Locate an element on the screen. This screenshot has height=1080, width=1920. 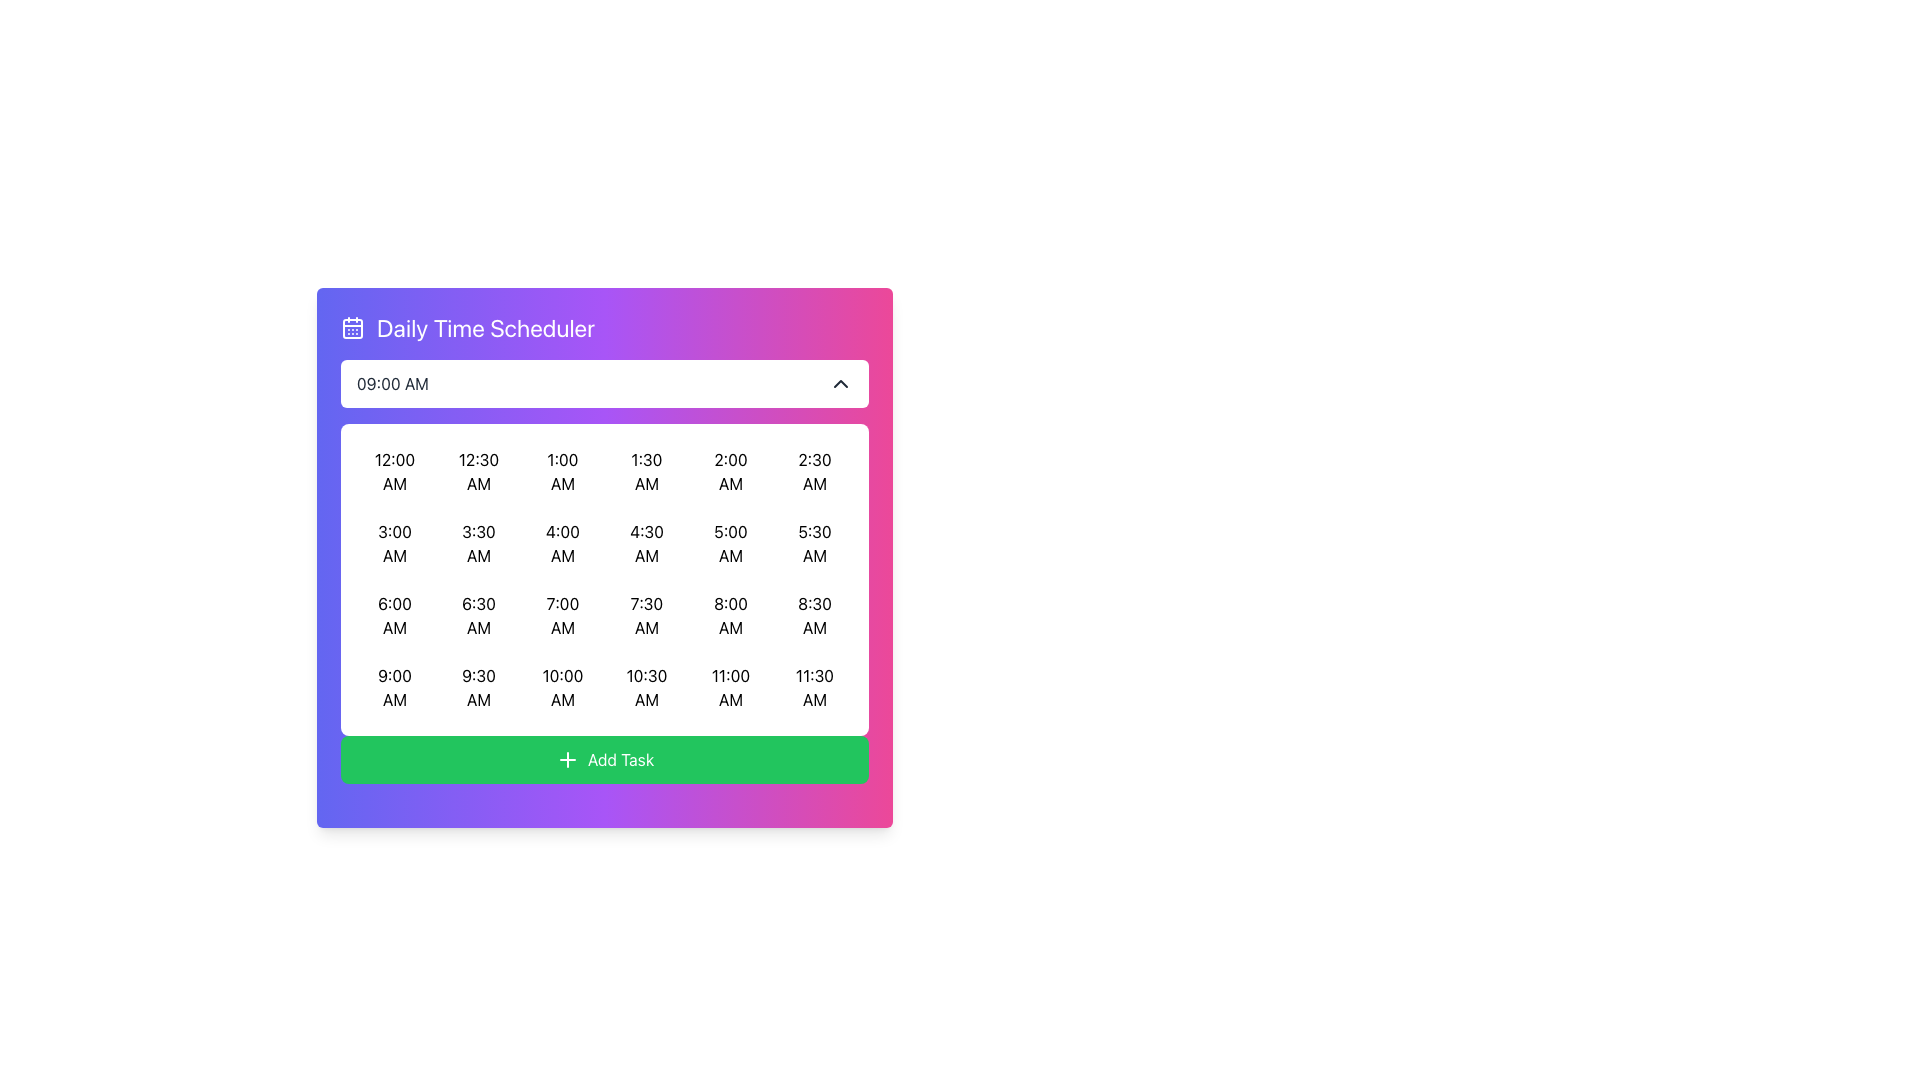
the button labeled '3:00 AM' which is located in the second row, first column of a grid layout is located at coordinates (394, 543).